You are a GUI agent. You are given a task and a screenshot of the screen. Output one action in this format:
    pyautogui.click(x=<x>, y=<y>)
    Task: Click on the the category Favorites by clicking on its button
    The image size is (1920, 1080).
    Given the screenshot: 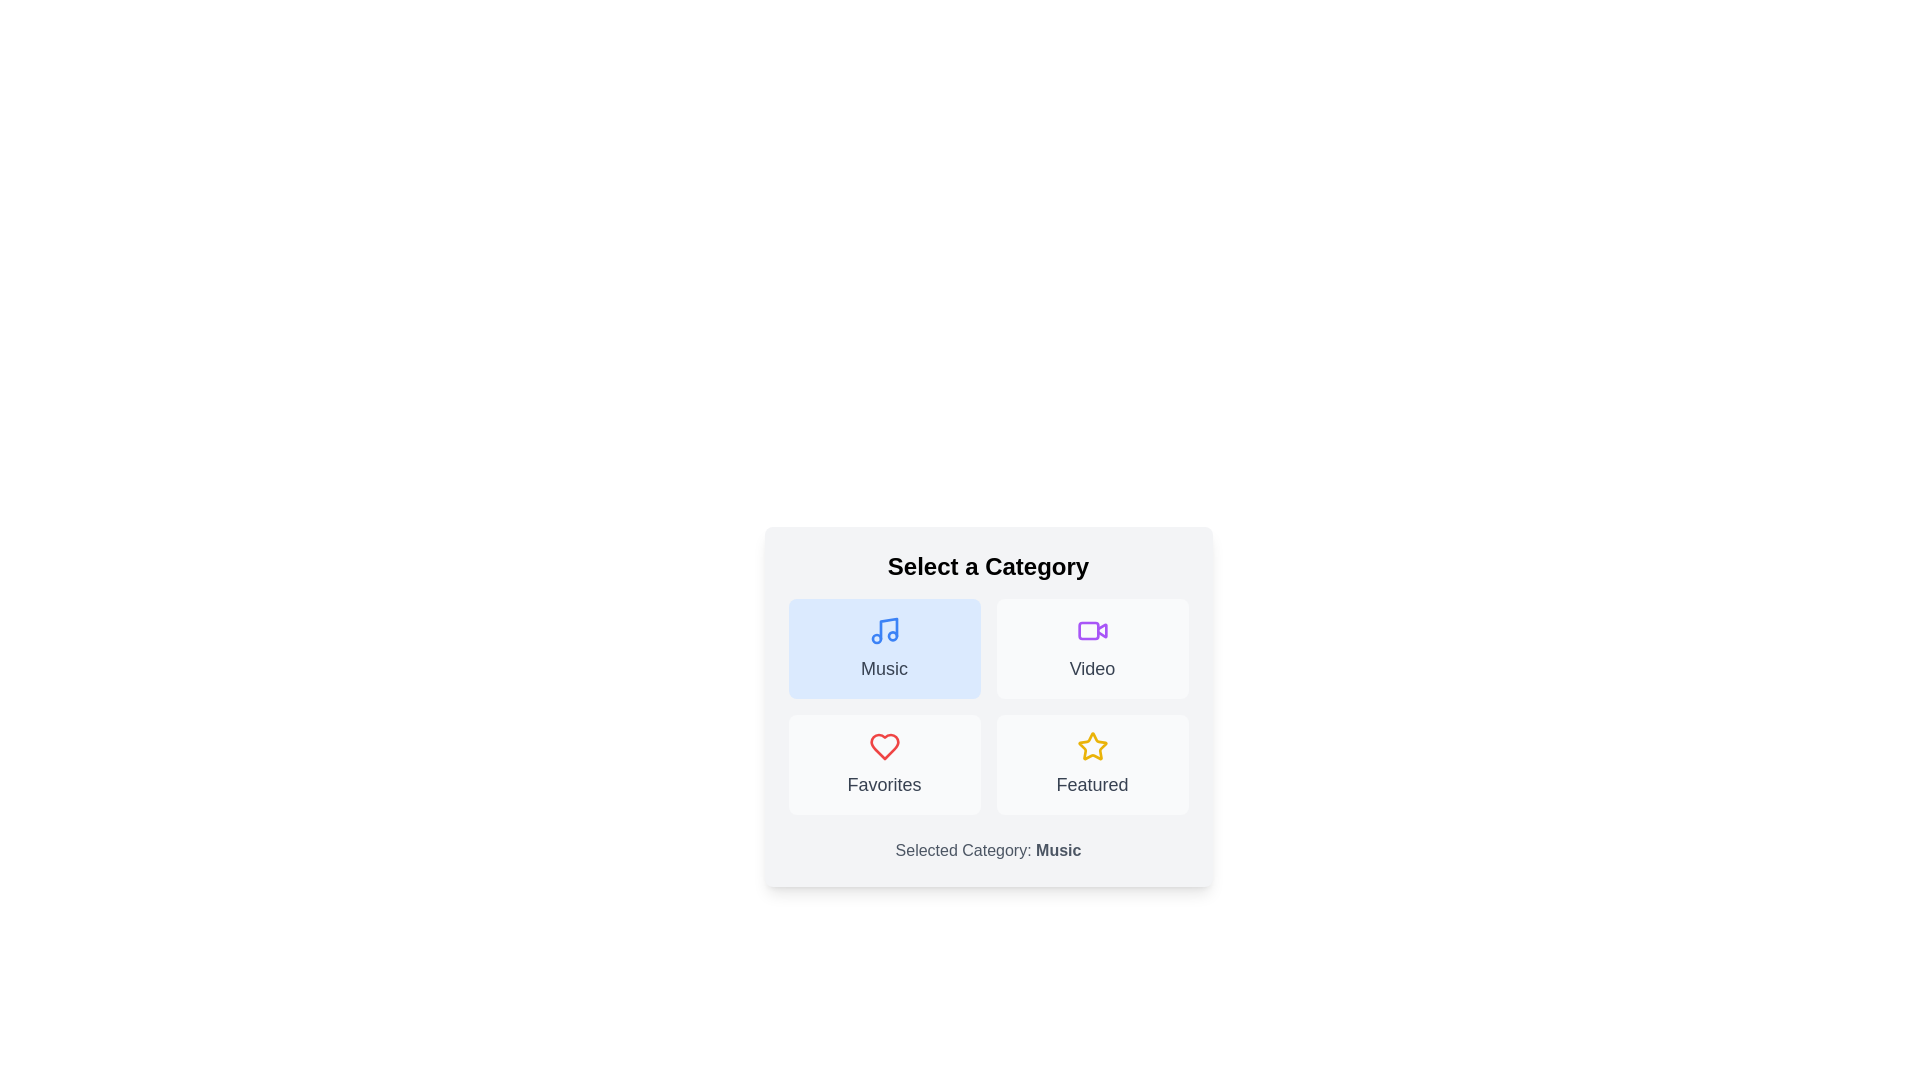 What is the action you would take?
    pyautogui.click(x=883, y=764)
    